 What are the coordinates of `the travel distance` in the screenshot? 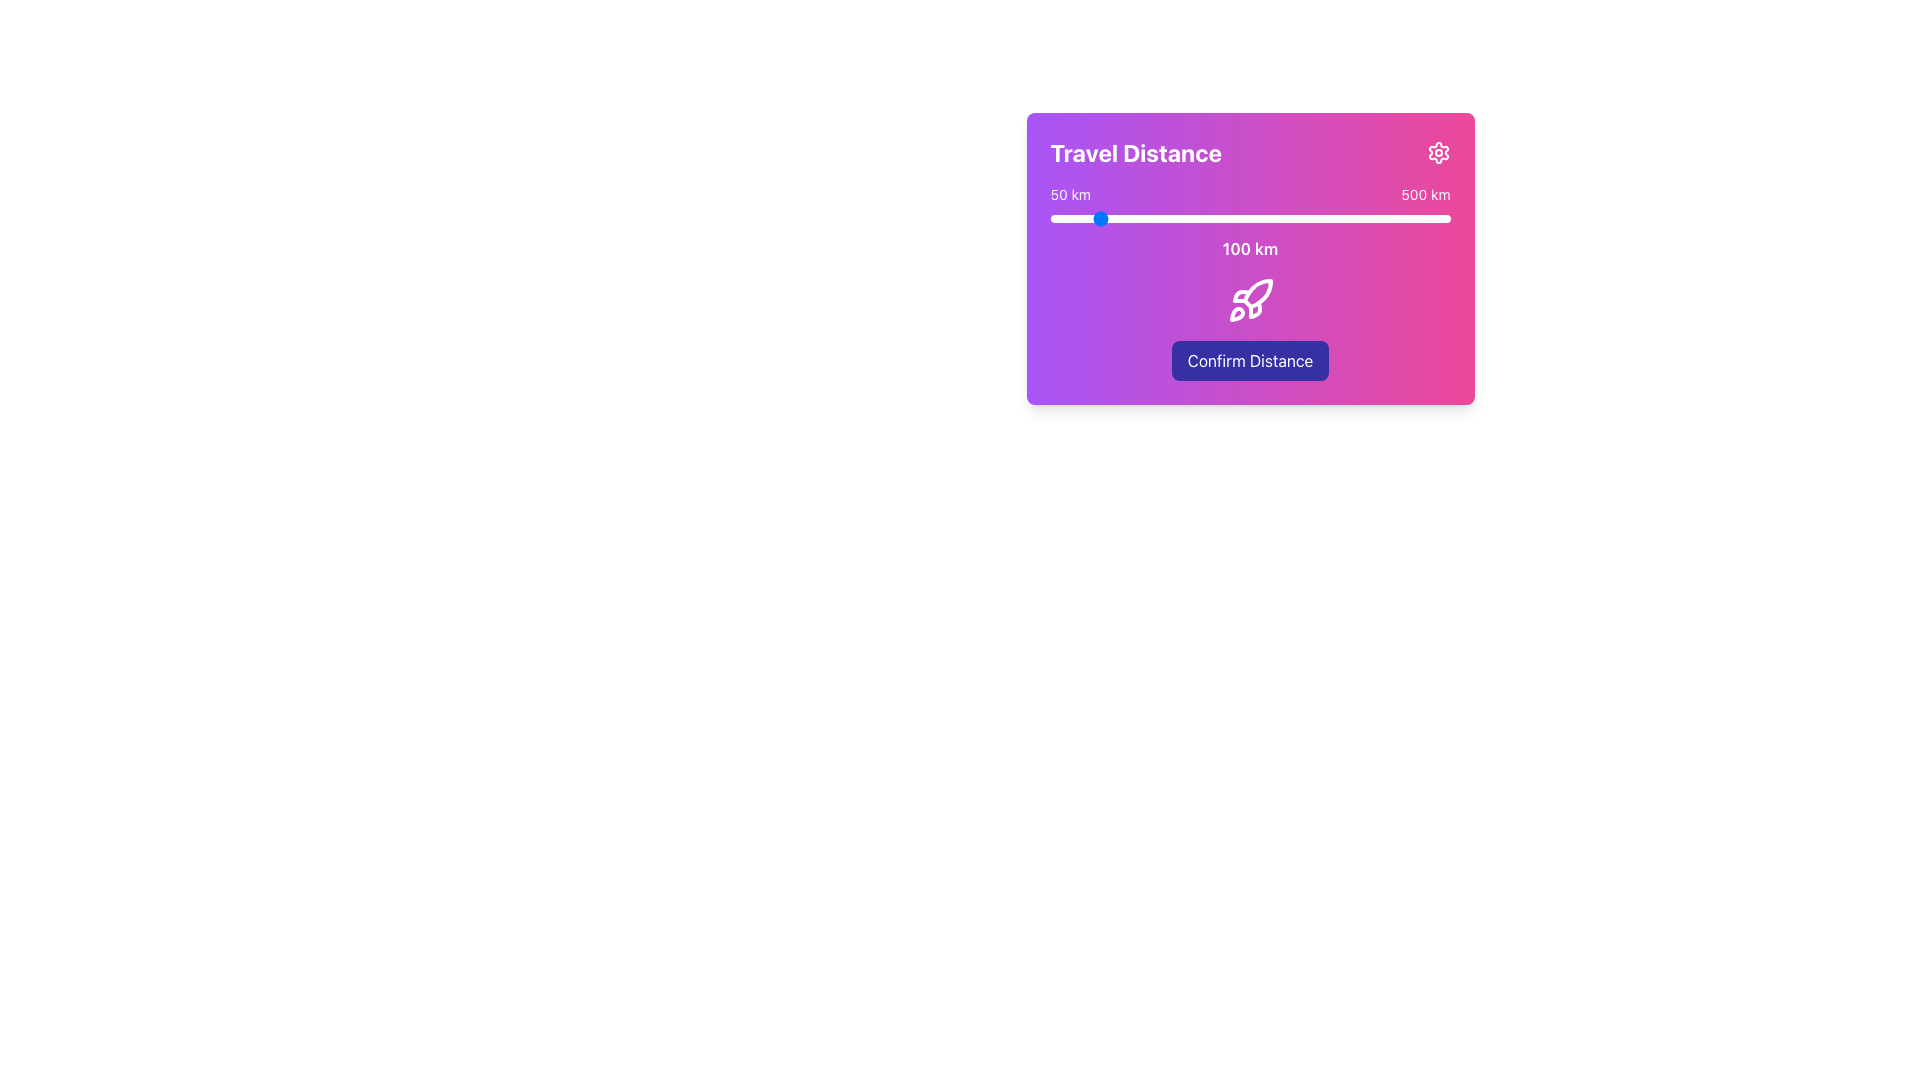 It's located at (1184, 219).